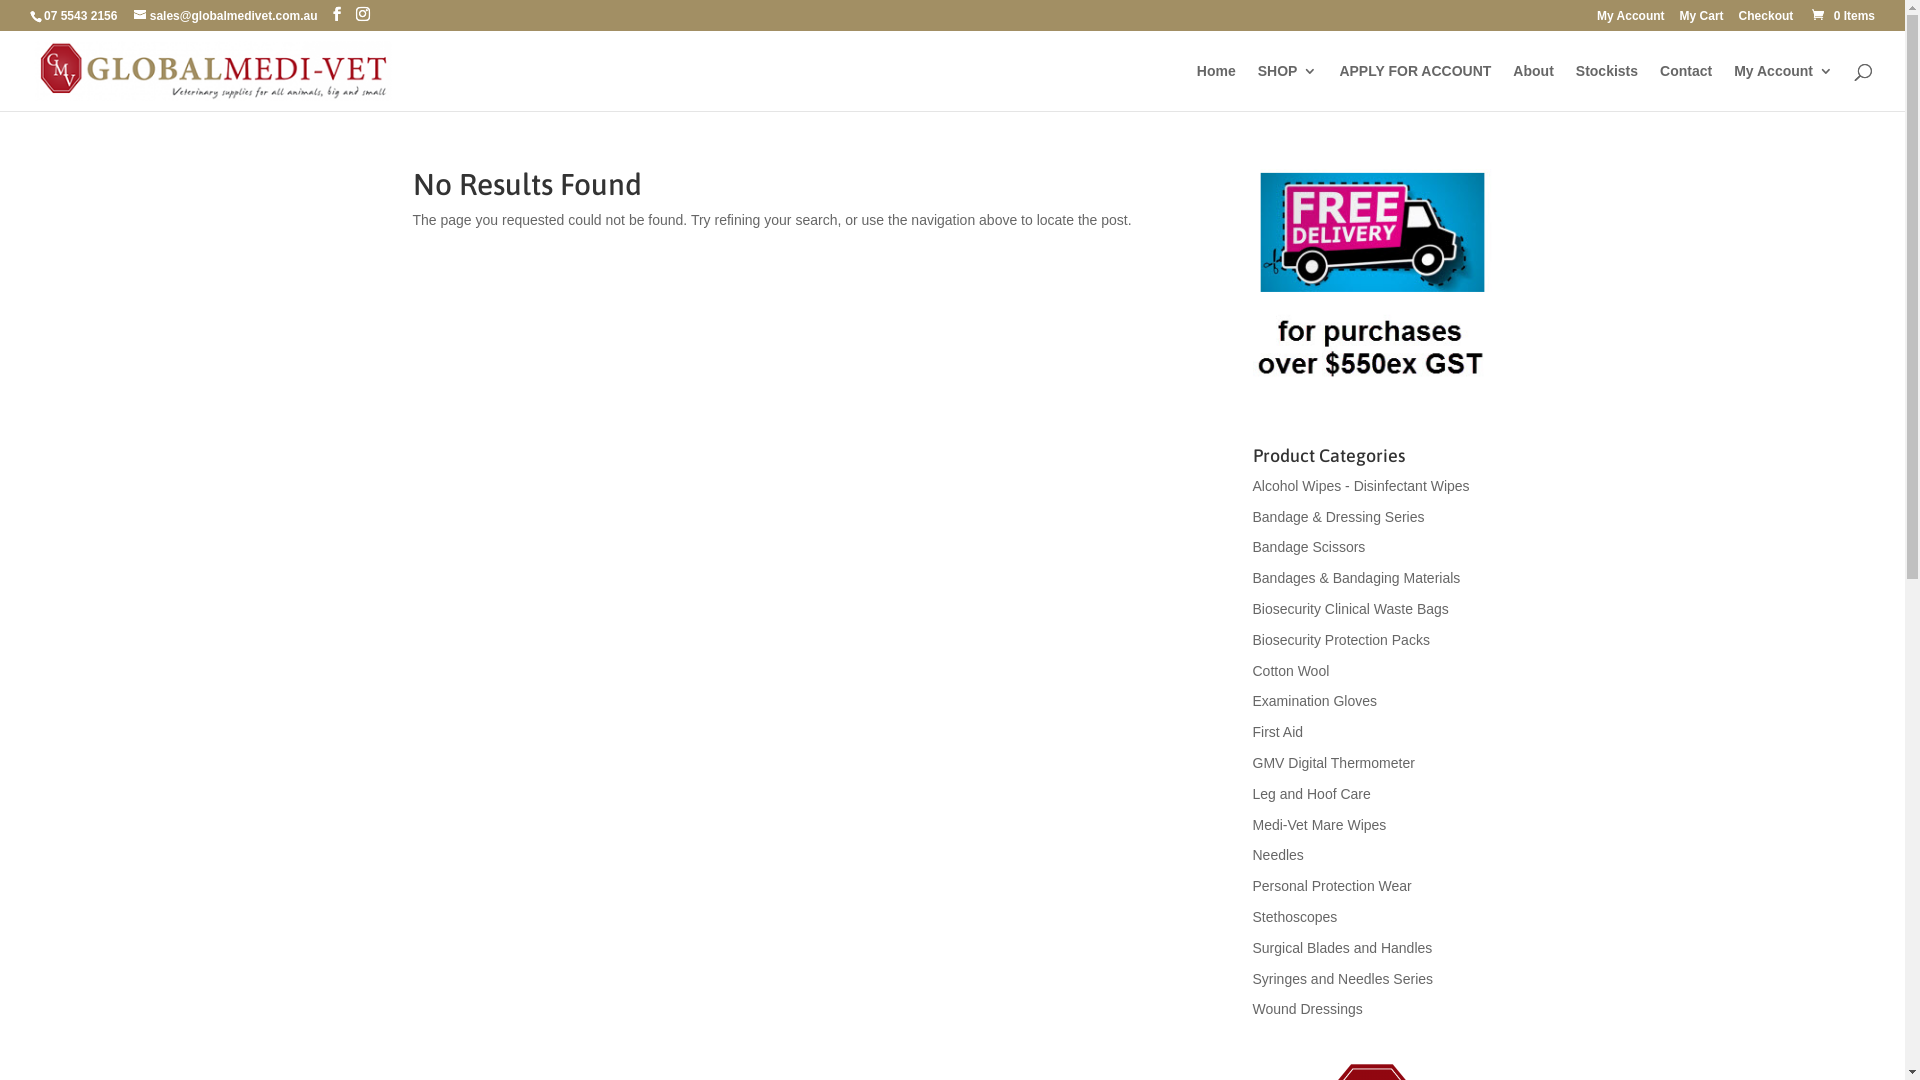 This screenshot has width=1920, height=1080. What do you see at coordinates (1251, 978) in the screenshot?
I see `'Syringes and Needles Series'` at bounding box center [1251, 978].